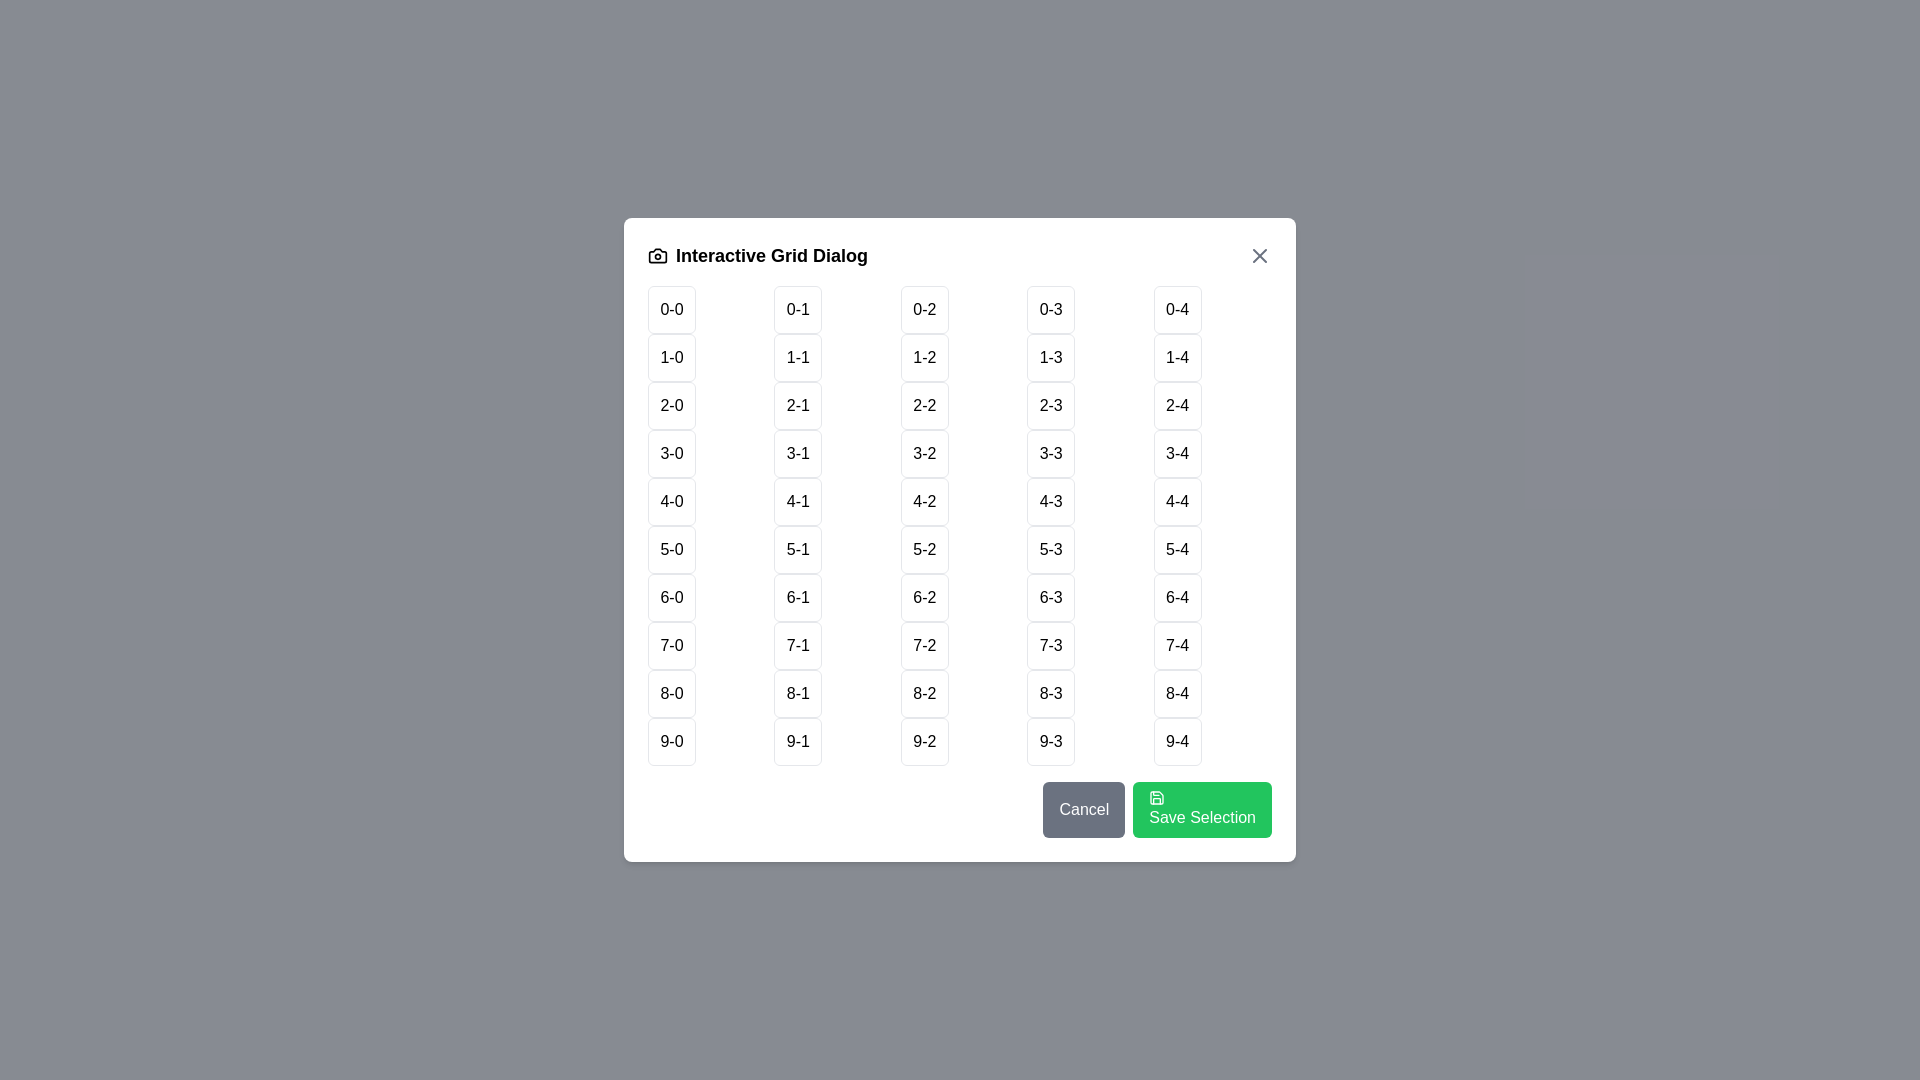  I want to click on 'Save Selection' button to save the selected cell, so click(1201, 810).